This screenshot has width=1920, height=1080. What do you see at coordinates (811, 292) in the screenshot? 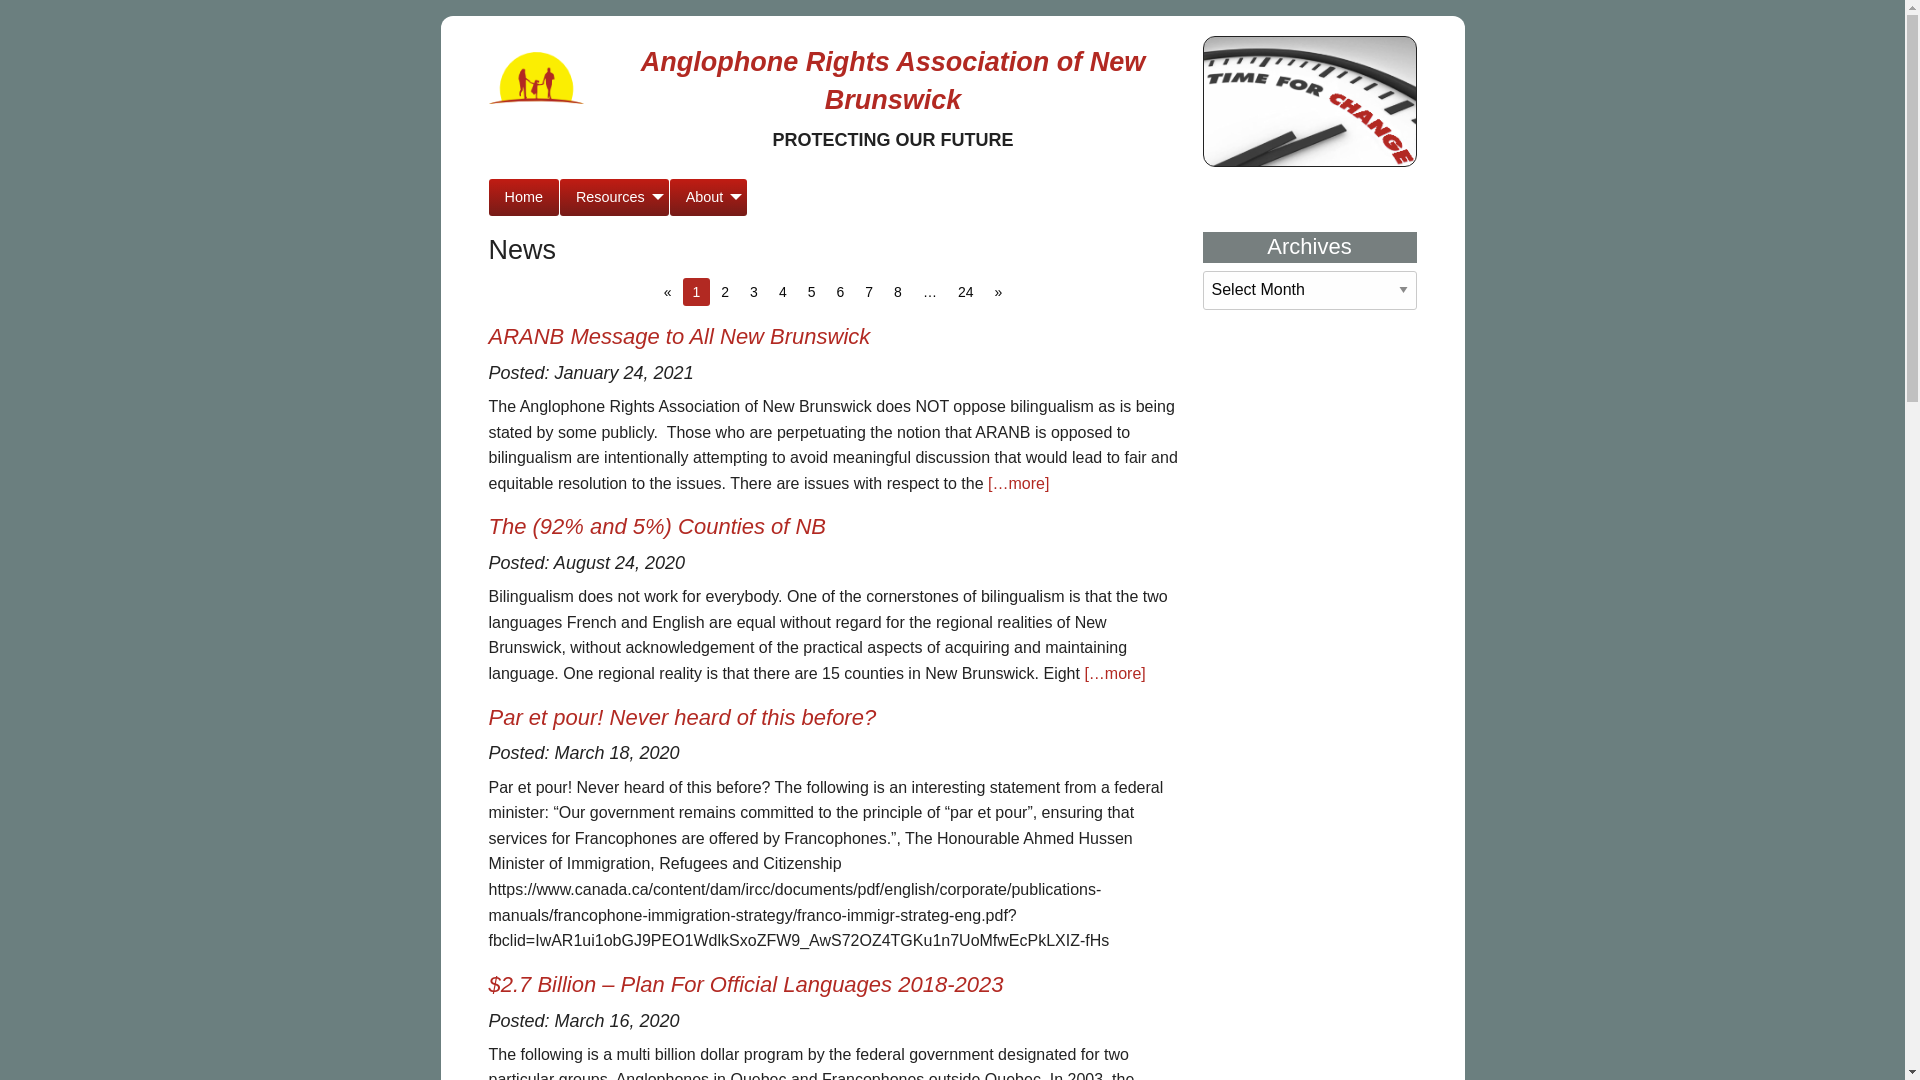
I see `'5'` at bounding box center [811, 292].